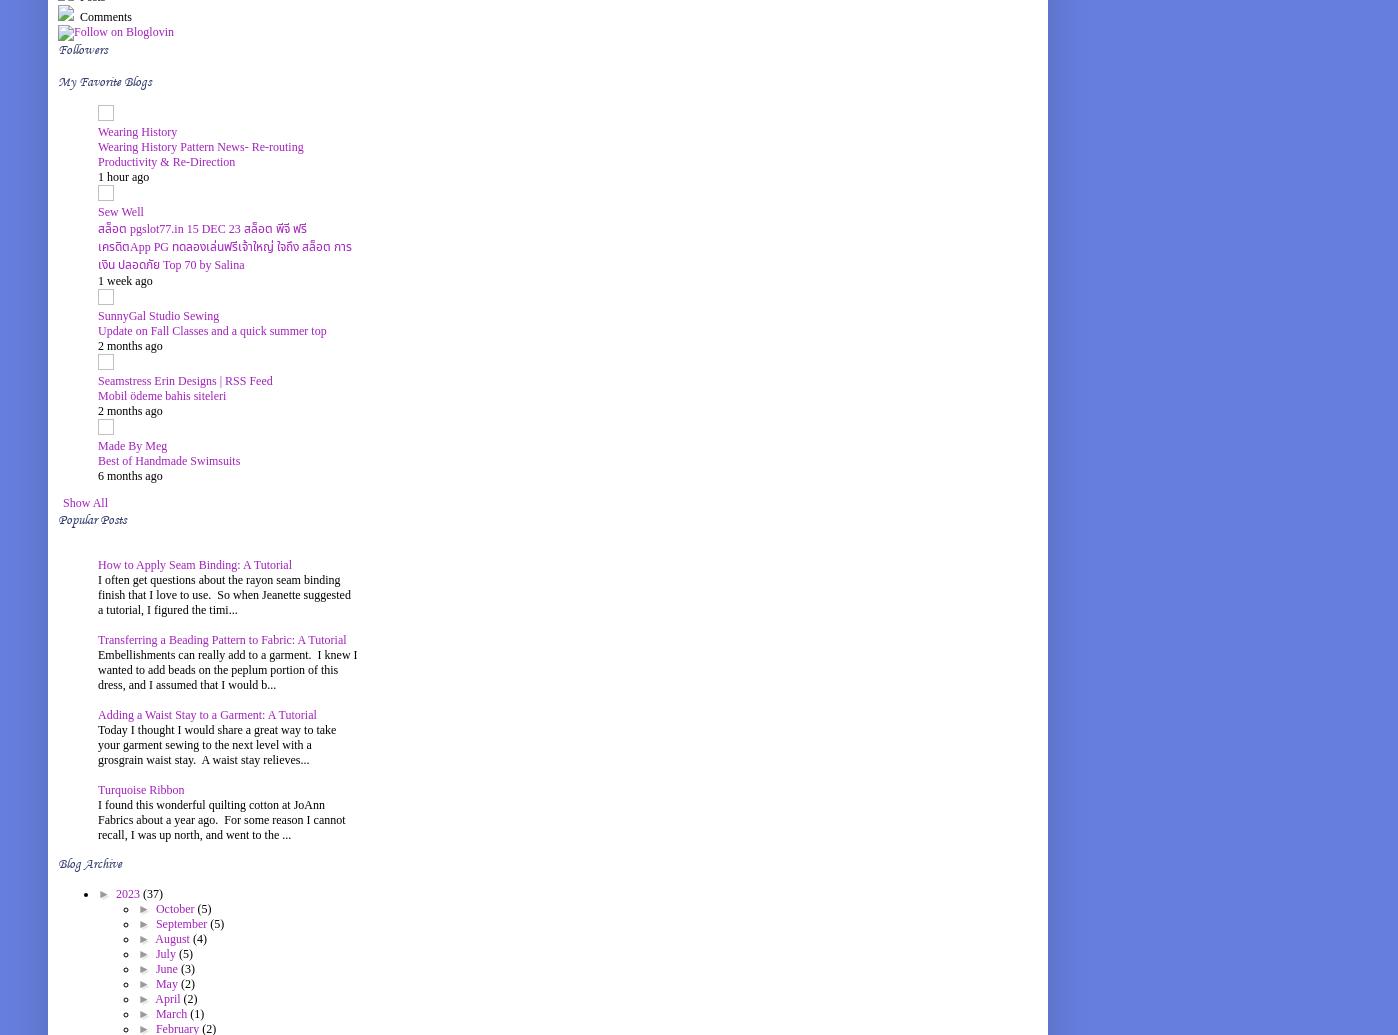 Image resolution: width=1398 pixels, height=1035 pixels. I want to click on 'Mobil ödeme bahis siteleri', so click(162, 395).